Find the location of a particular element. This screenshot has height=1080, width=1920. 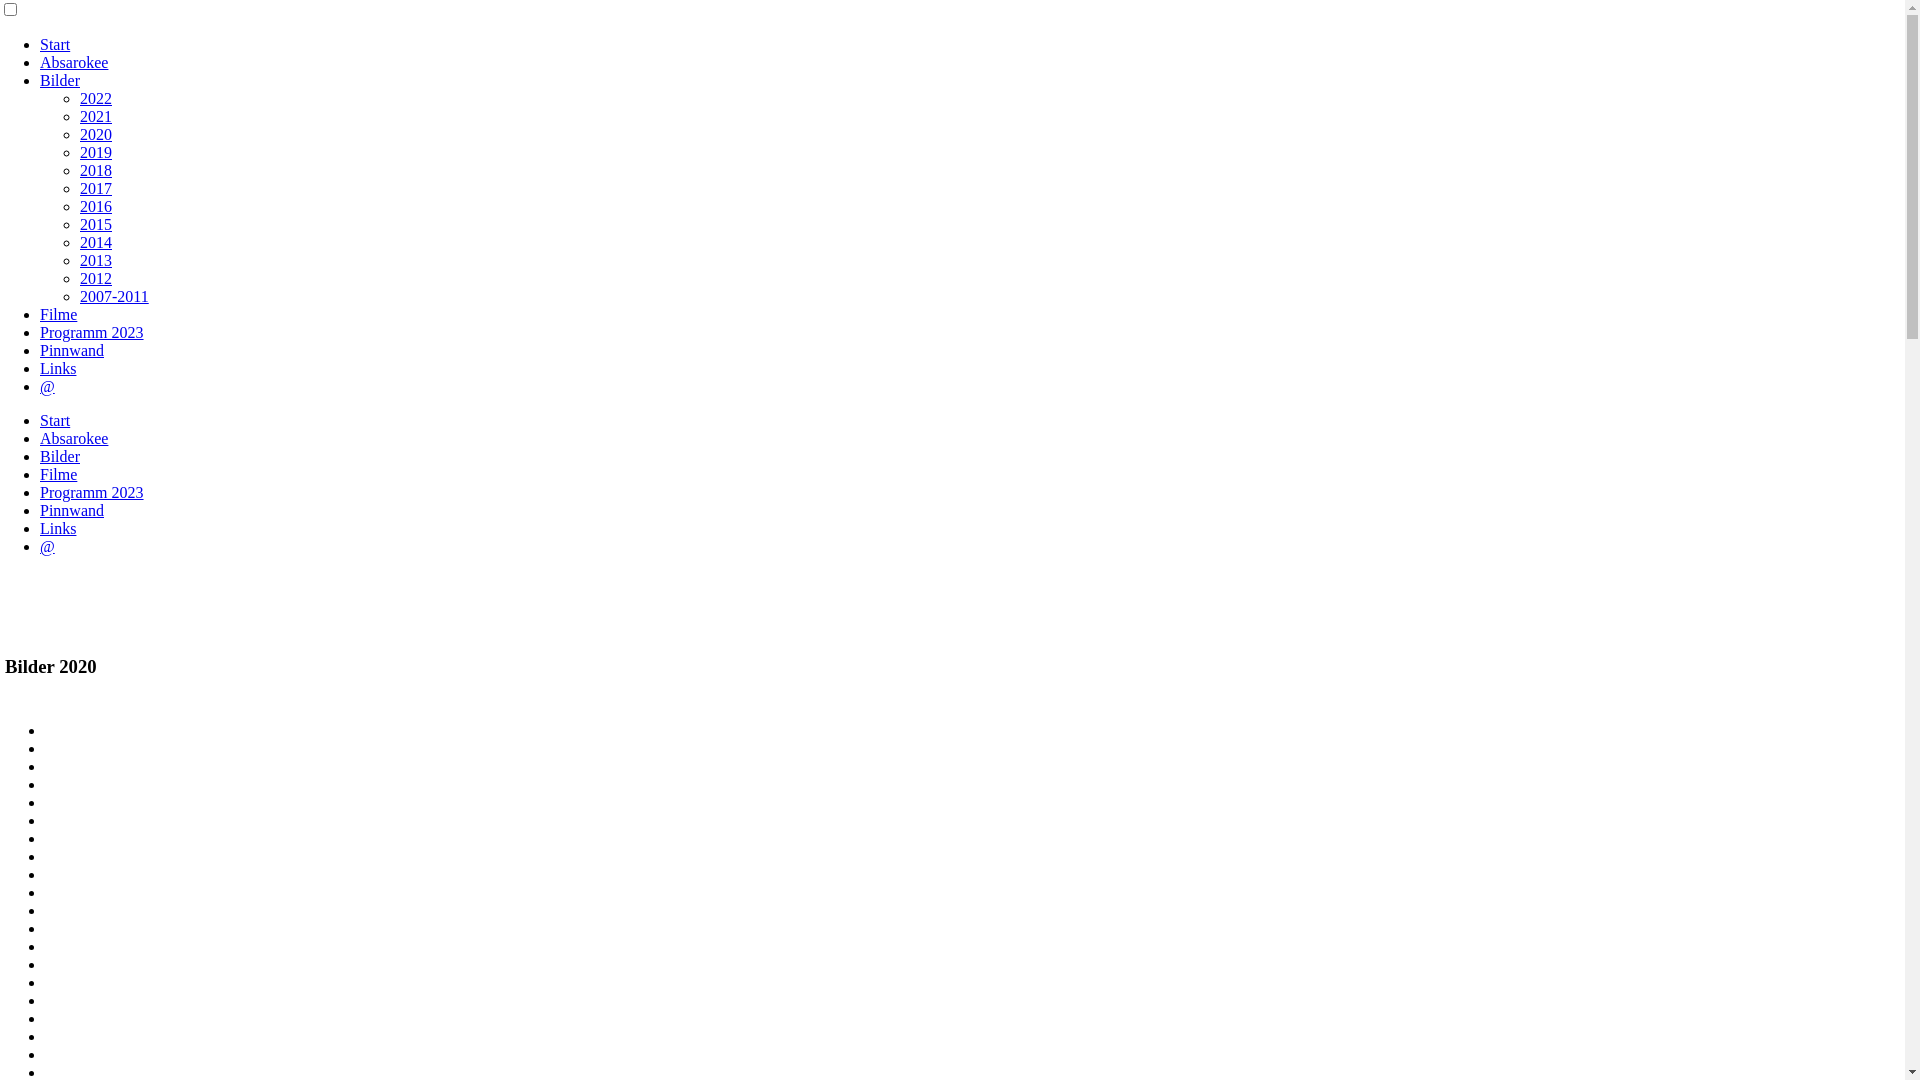

'2015' is located at coordinates (95, 224).